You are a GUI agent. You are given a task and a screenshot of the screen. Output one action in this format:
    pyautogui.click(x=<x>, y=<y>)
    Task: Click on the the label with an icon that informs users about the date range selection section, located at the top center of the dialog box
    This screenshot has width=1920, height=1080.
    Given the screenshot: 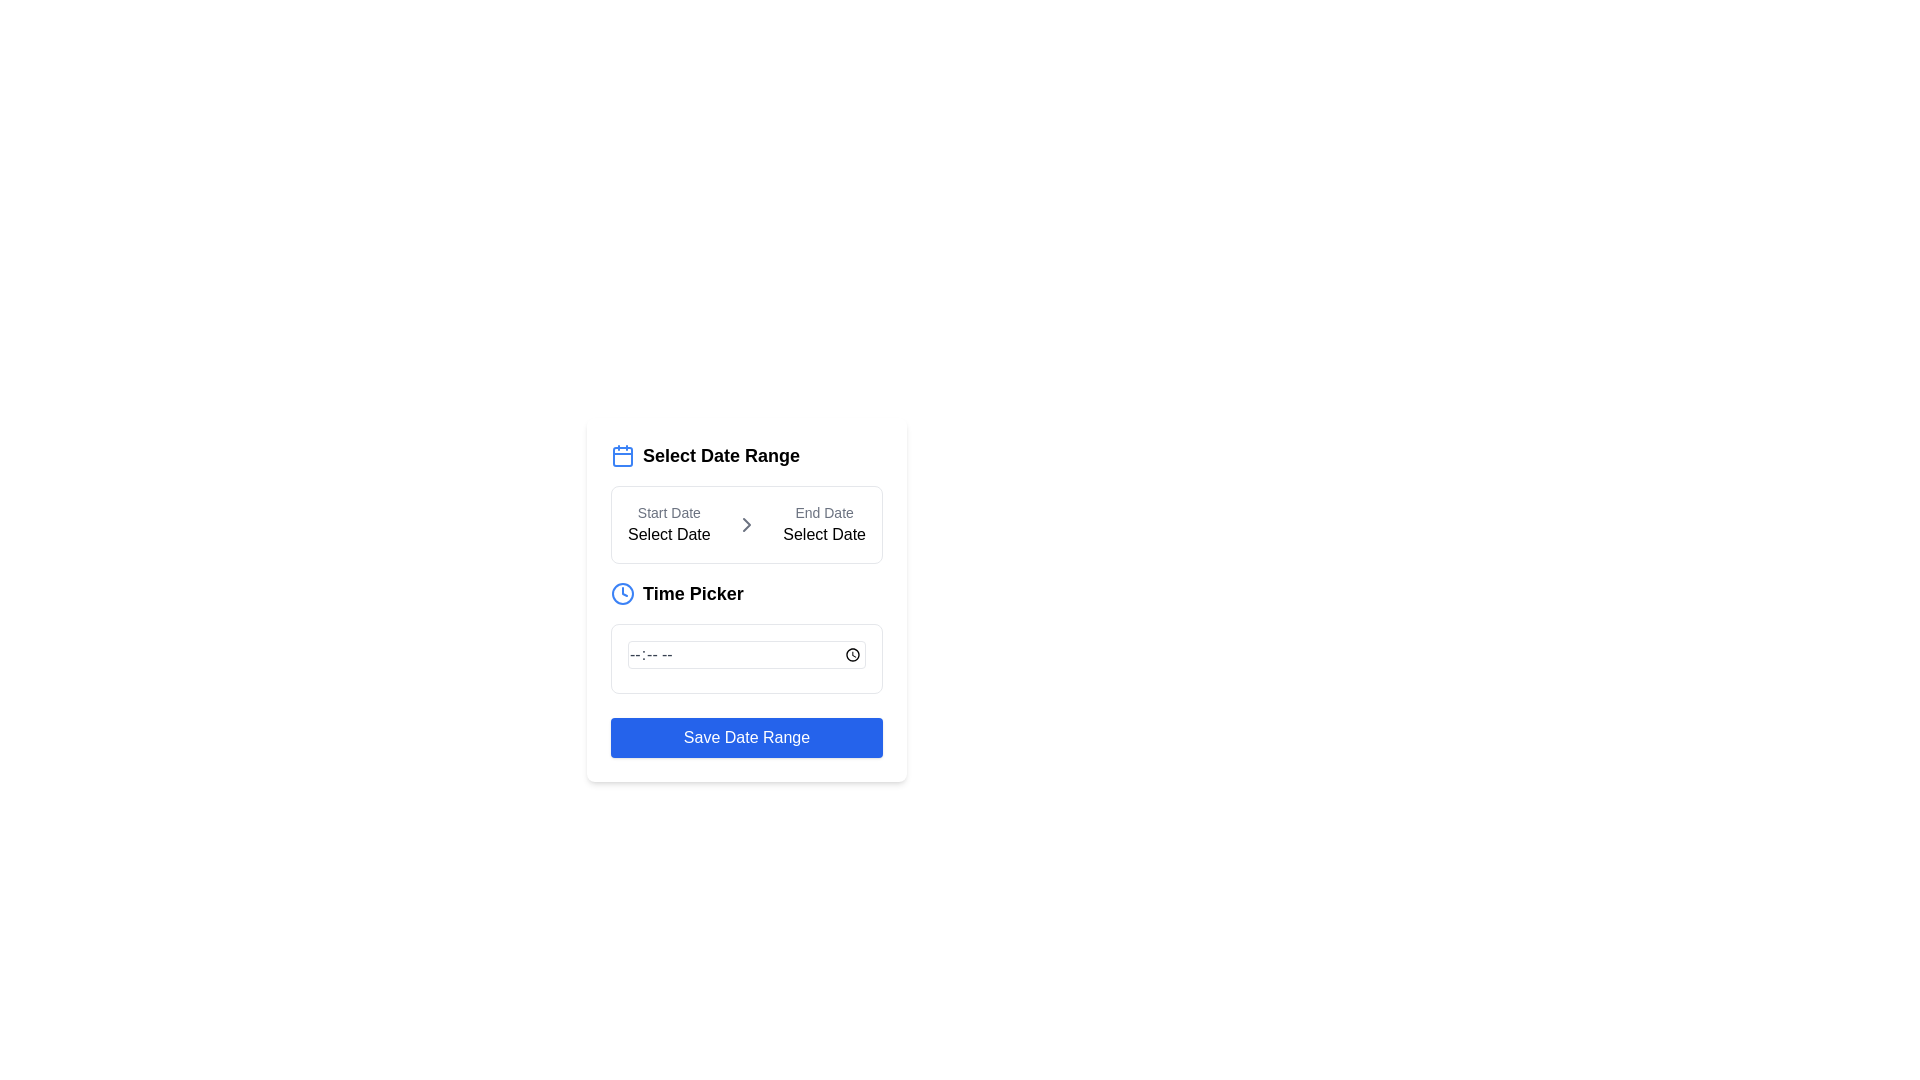 What is the action you would take?
    pyautogui.click(x=746, y=455)
    